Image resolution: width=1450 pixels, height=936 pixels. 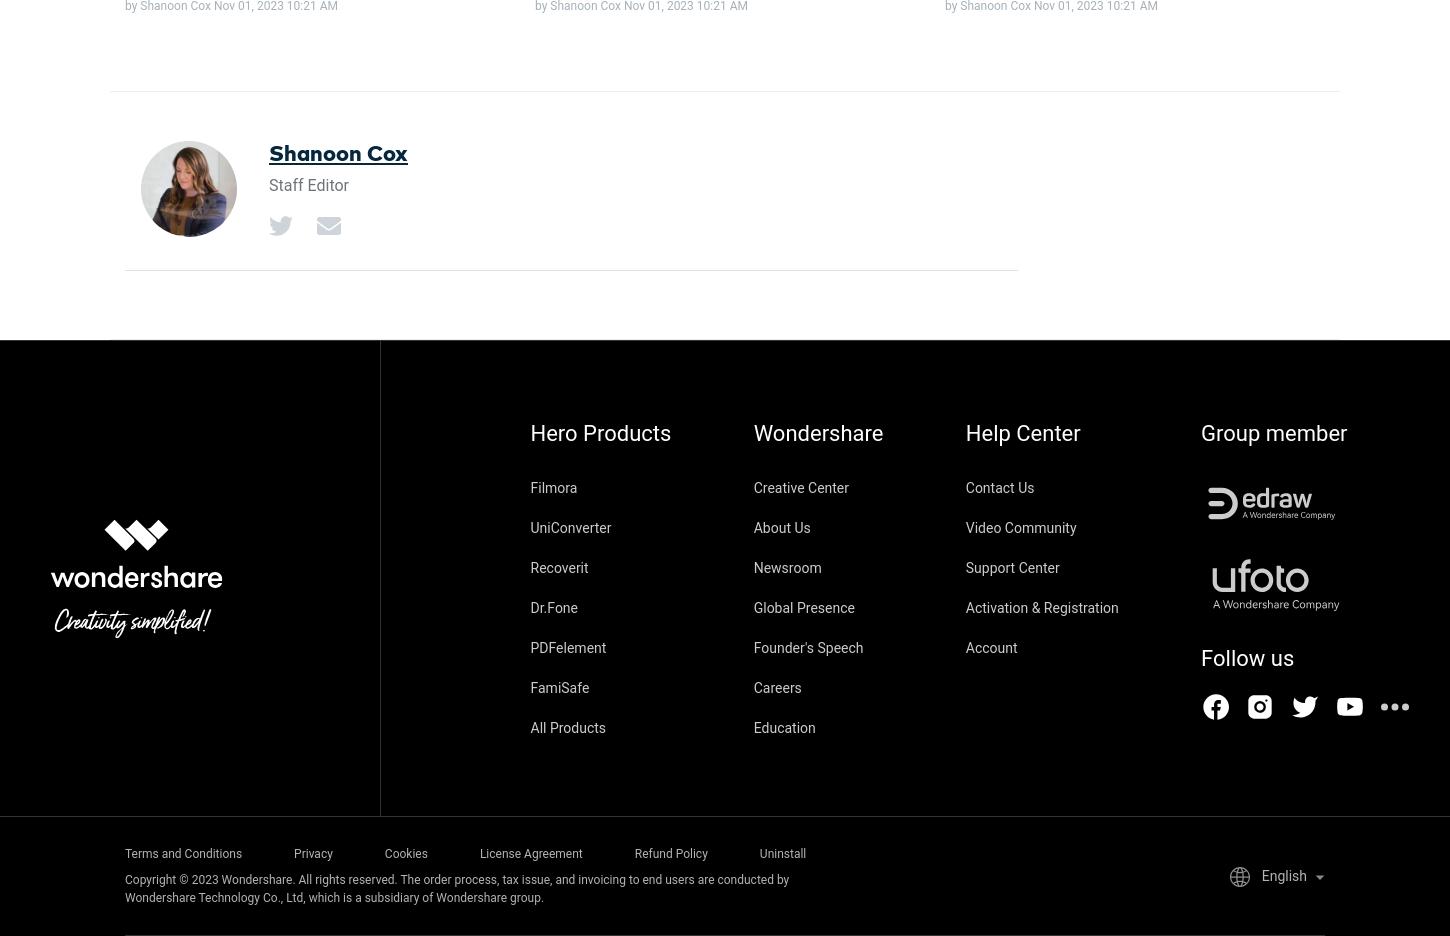 I want to click on 'PDFelement', so click(x=567, y=646).